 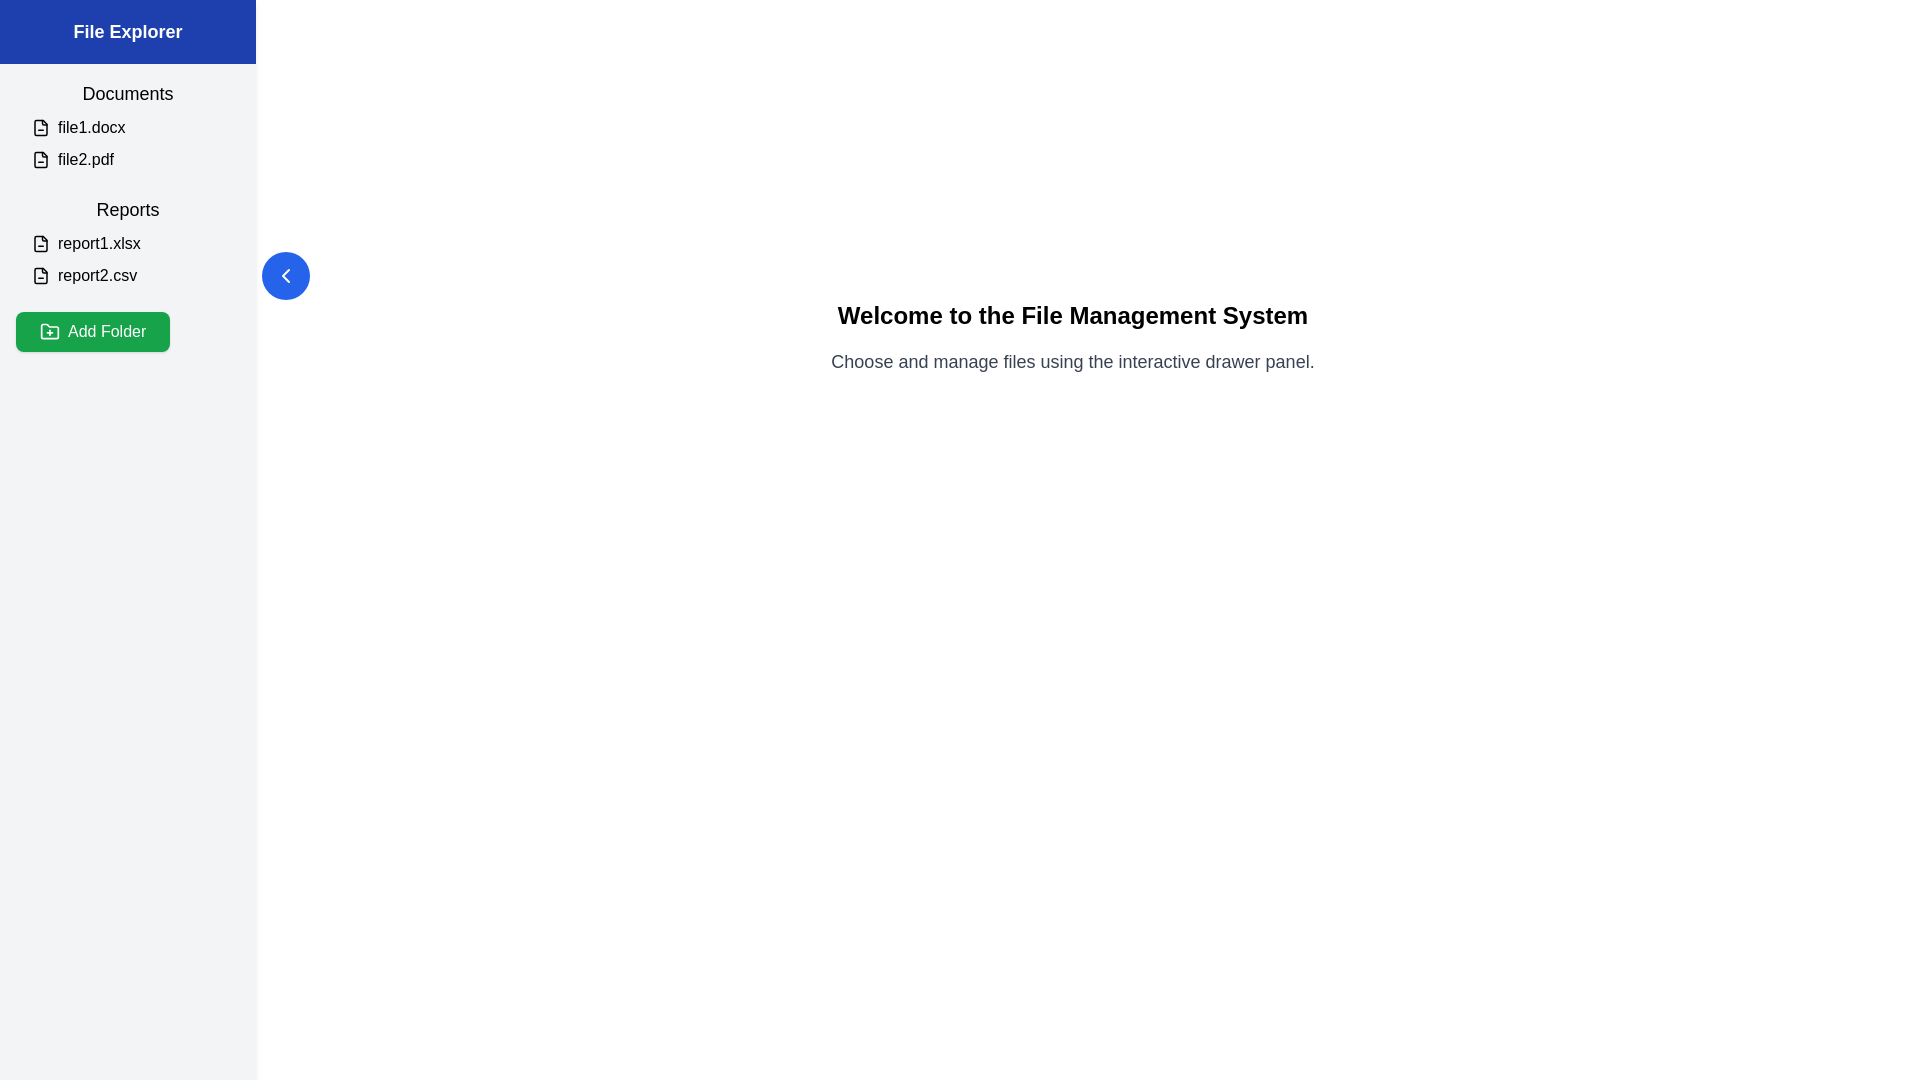 What do you see at coordinates (1072, 362) in the screenshot?
I see `the text label that reads 'Choose and manage files using the interactive drawer panel.' which is styled in a muted gray color and positioned below the main heading 'Welcome to the File Management System'` at bounding box center [1072, 362].